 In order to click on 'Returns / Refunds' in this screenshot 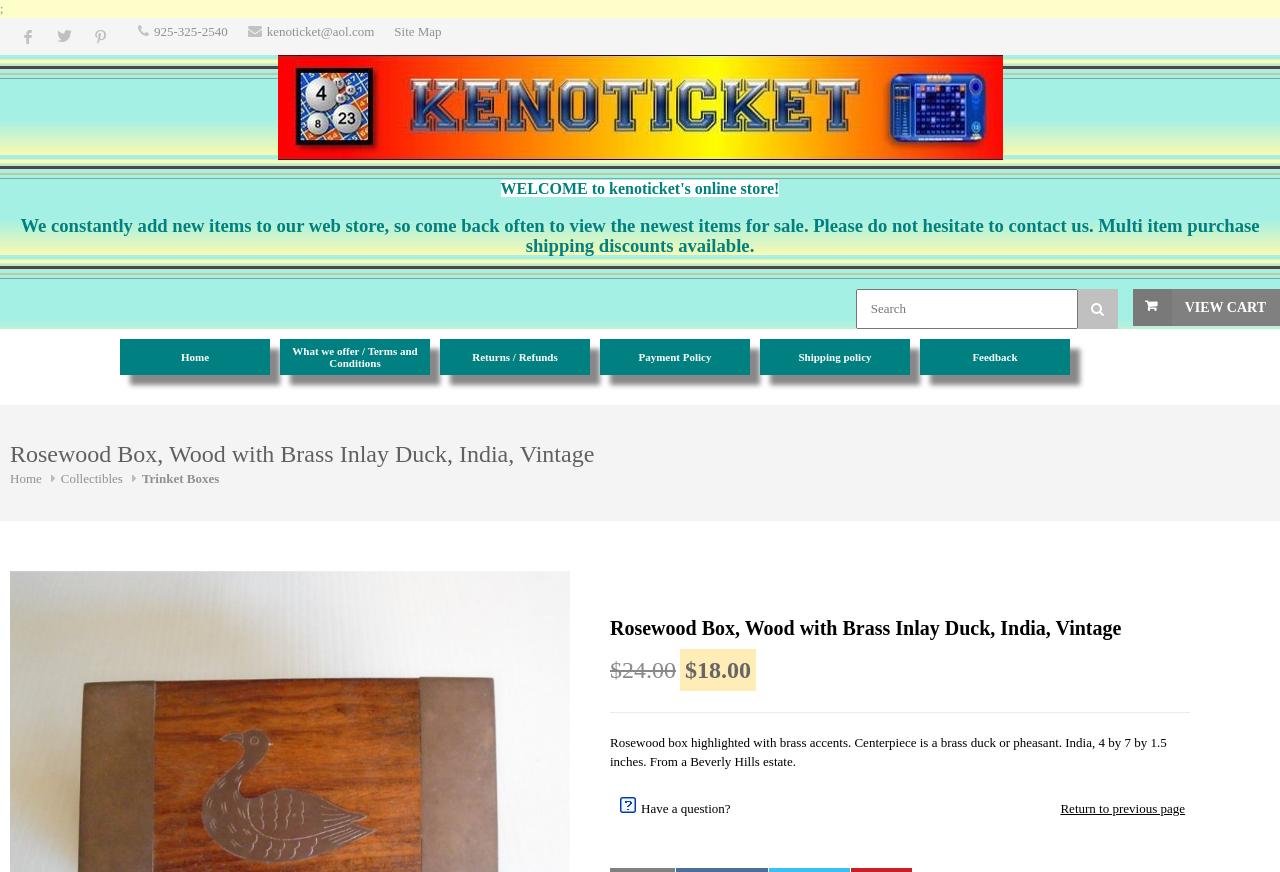, I will do `click(471, 356)`.